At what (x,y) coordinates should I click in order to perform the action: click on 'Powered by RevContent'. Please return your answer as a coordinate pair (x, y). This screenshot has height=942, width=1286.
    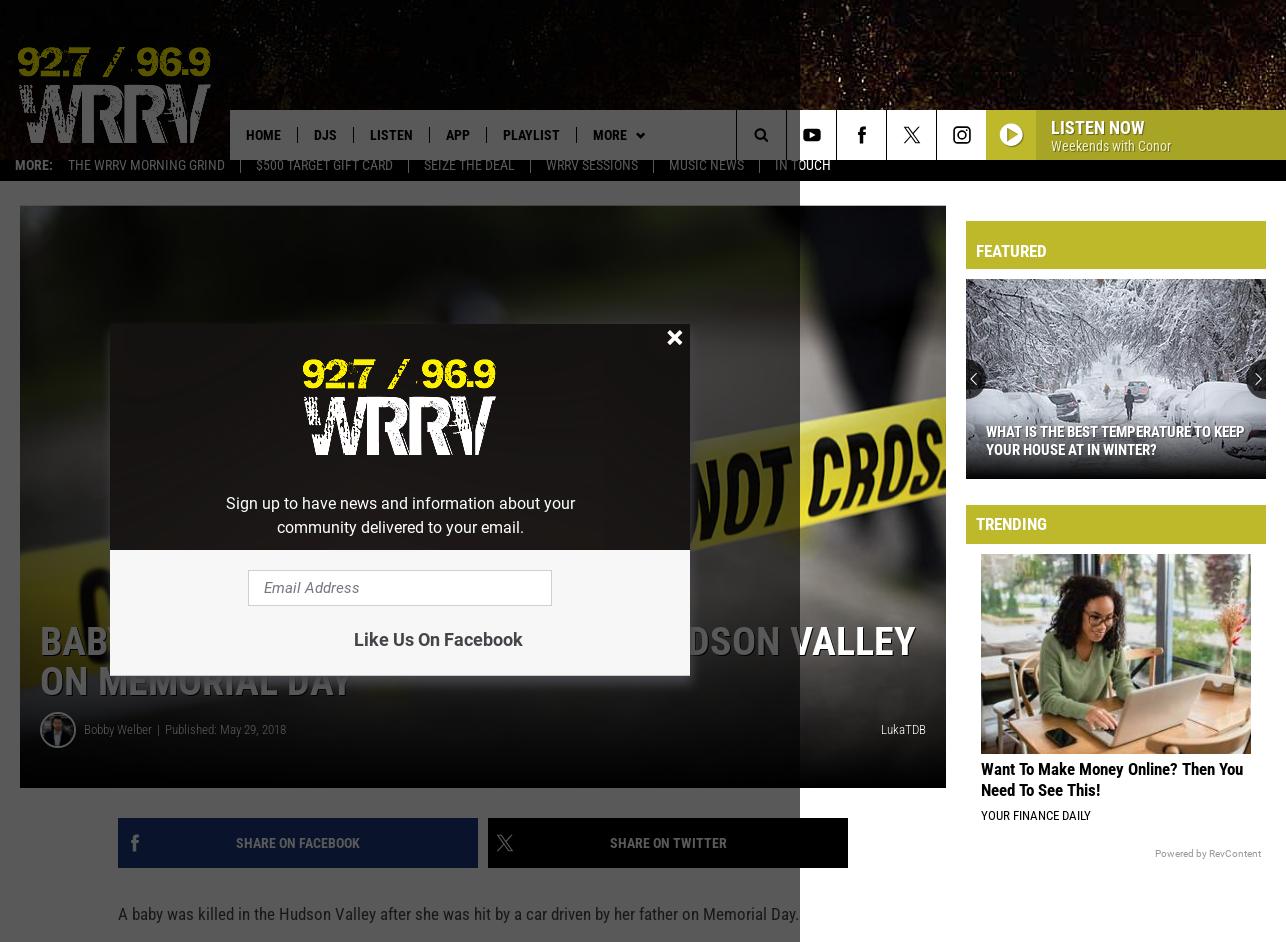
    Looking at the image, I should click on (1206, 863).